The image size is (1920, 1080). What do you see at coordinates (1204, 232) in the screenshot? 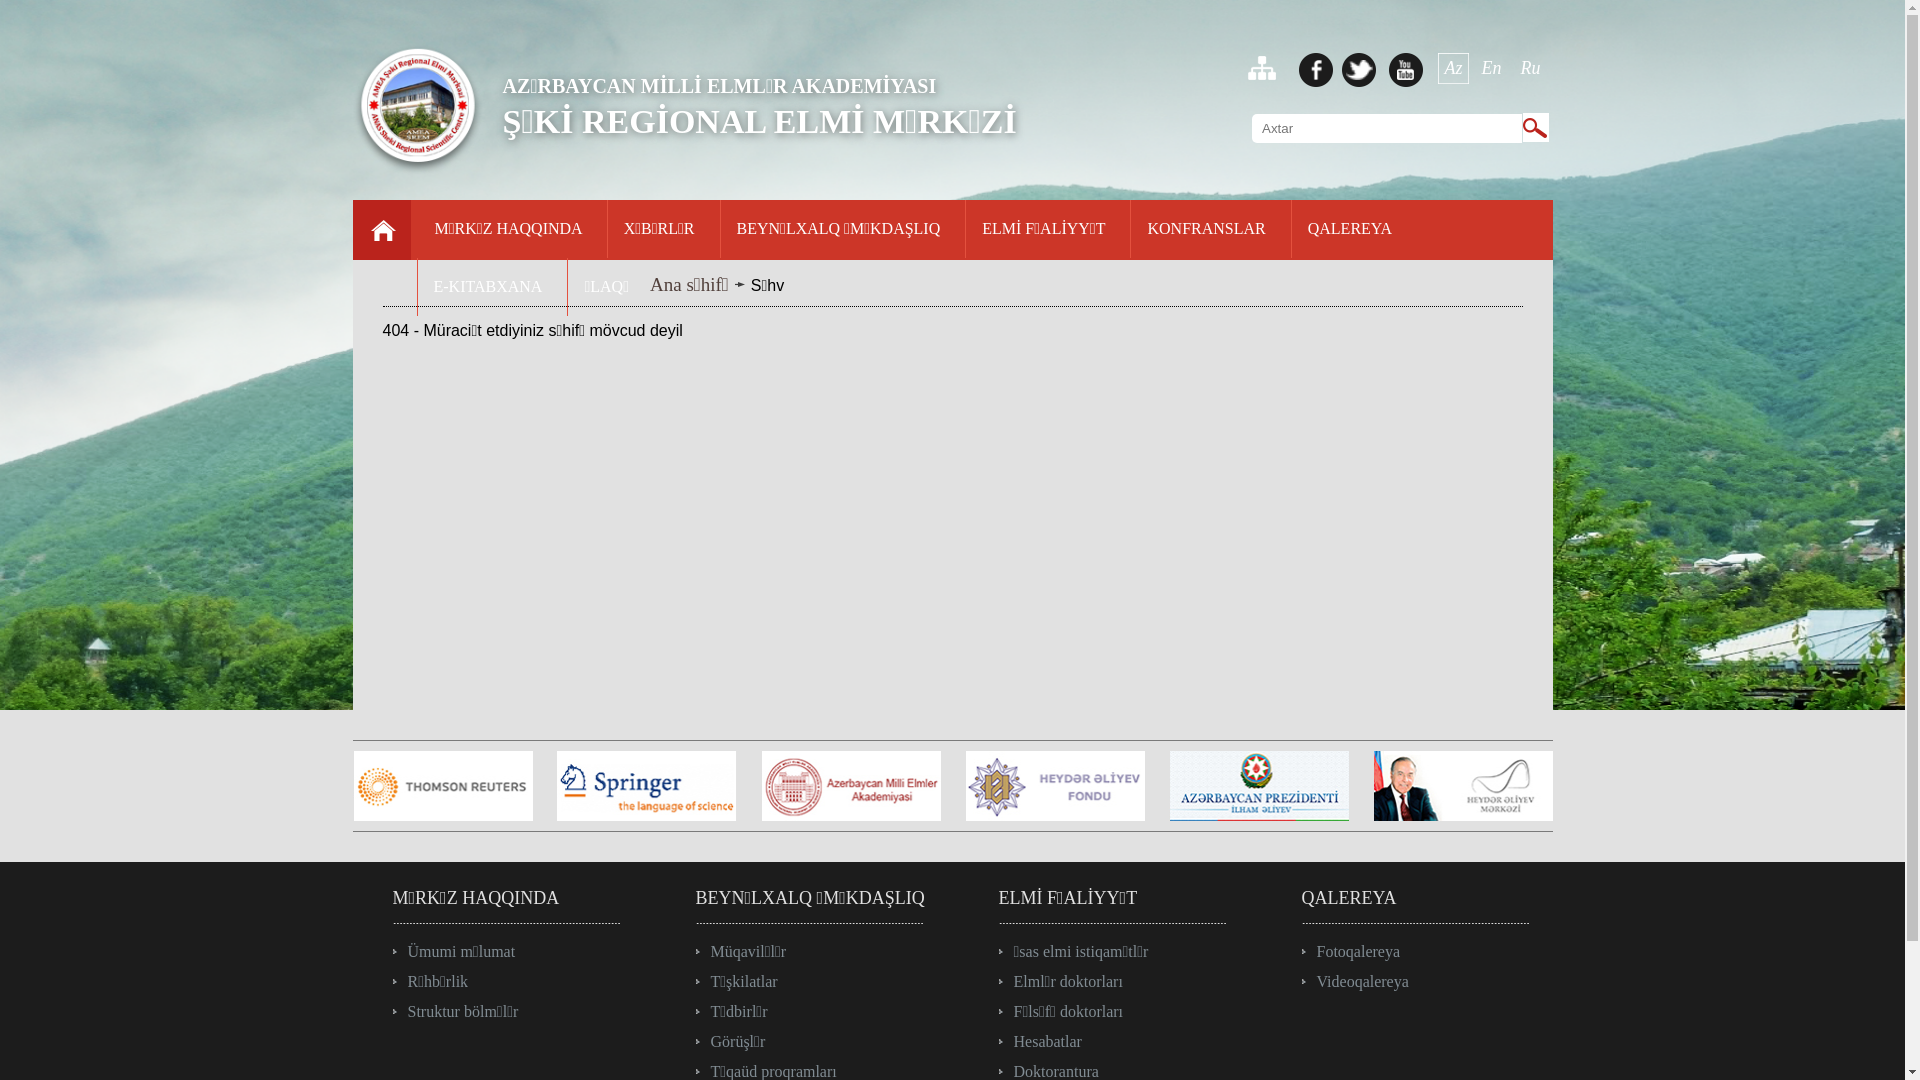
I see `'KONFRANSLAR'` at bounding box center [1204, 232].